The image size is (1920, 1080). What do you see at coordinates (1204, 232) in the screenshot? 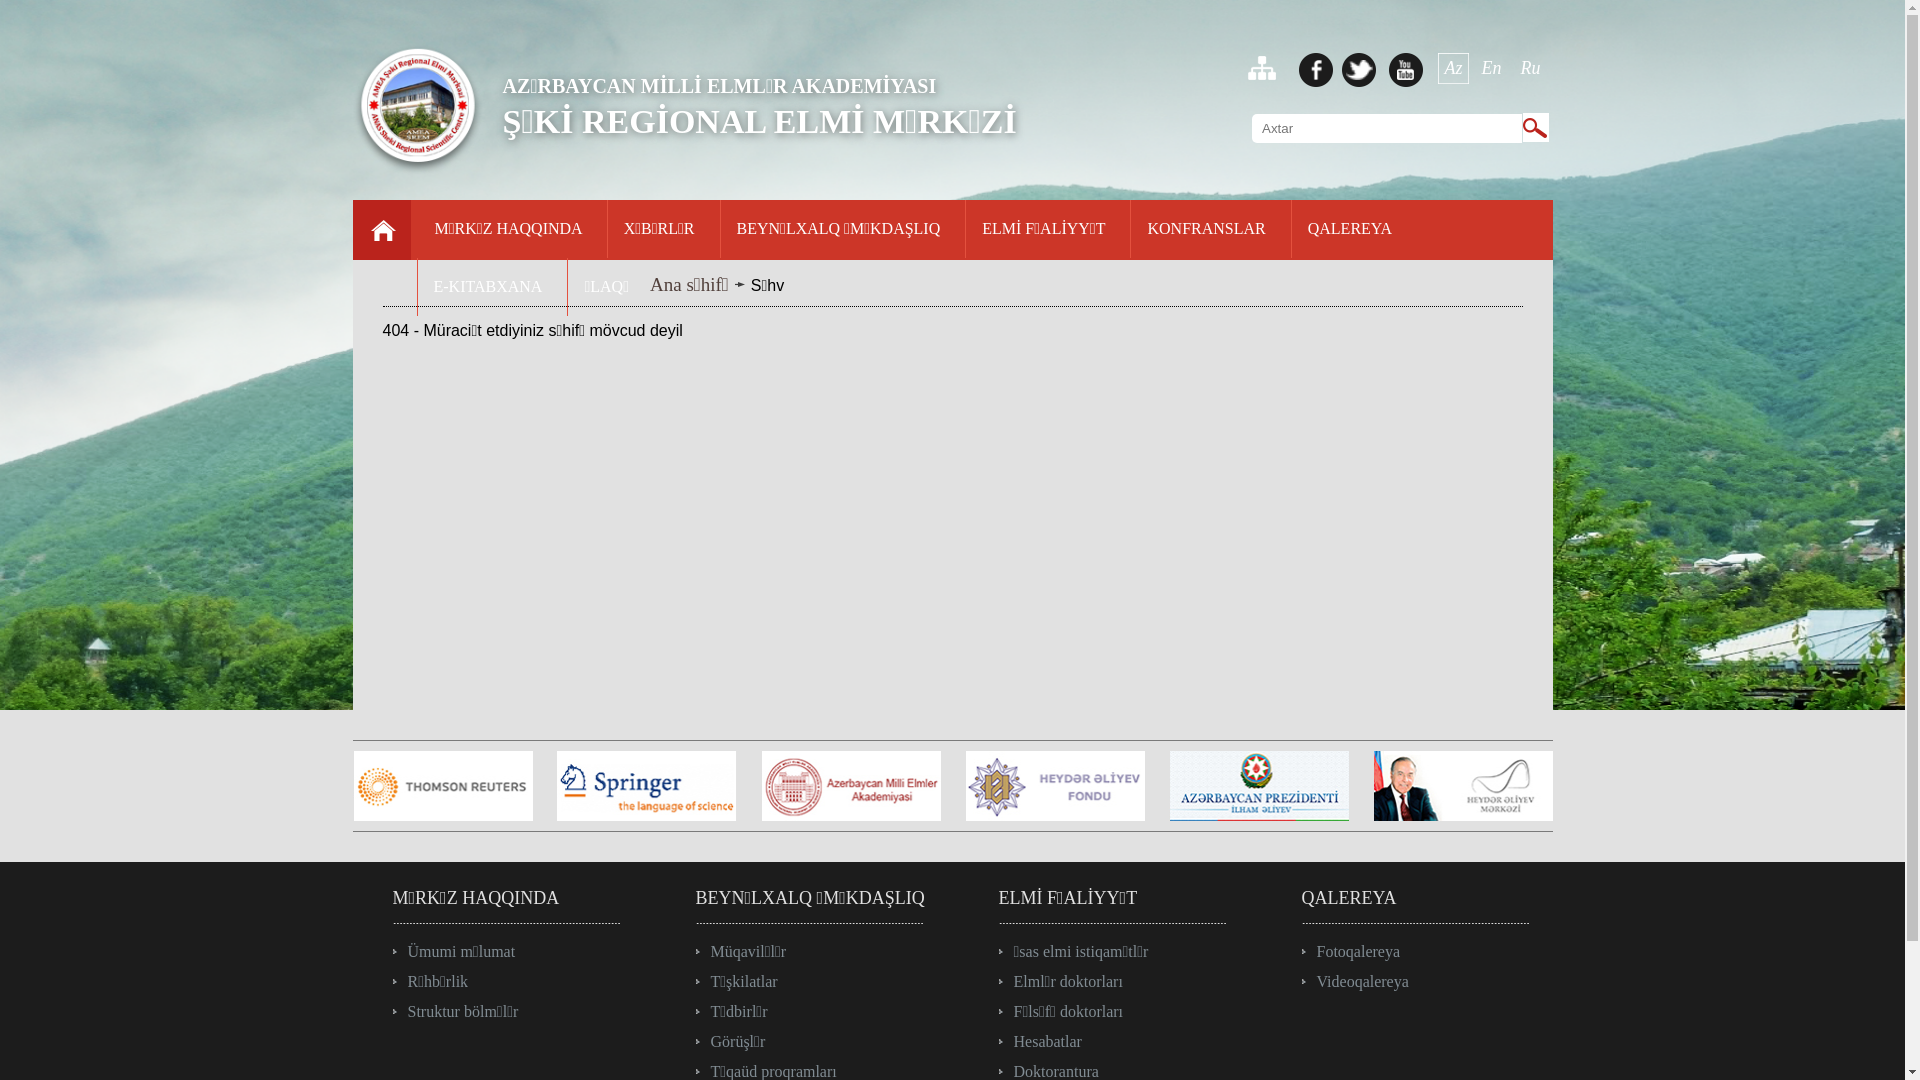
I see `'KONFRANSLAR'` at bounding box center [1204, 232].